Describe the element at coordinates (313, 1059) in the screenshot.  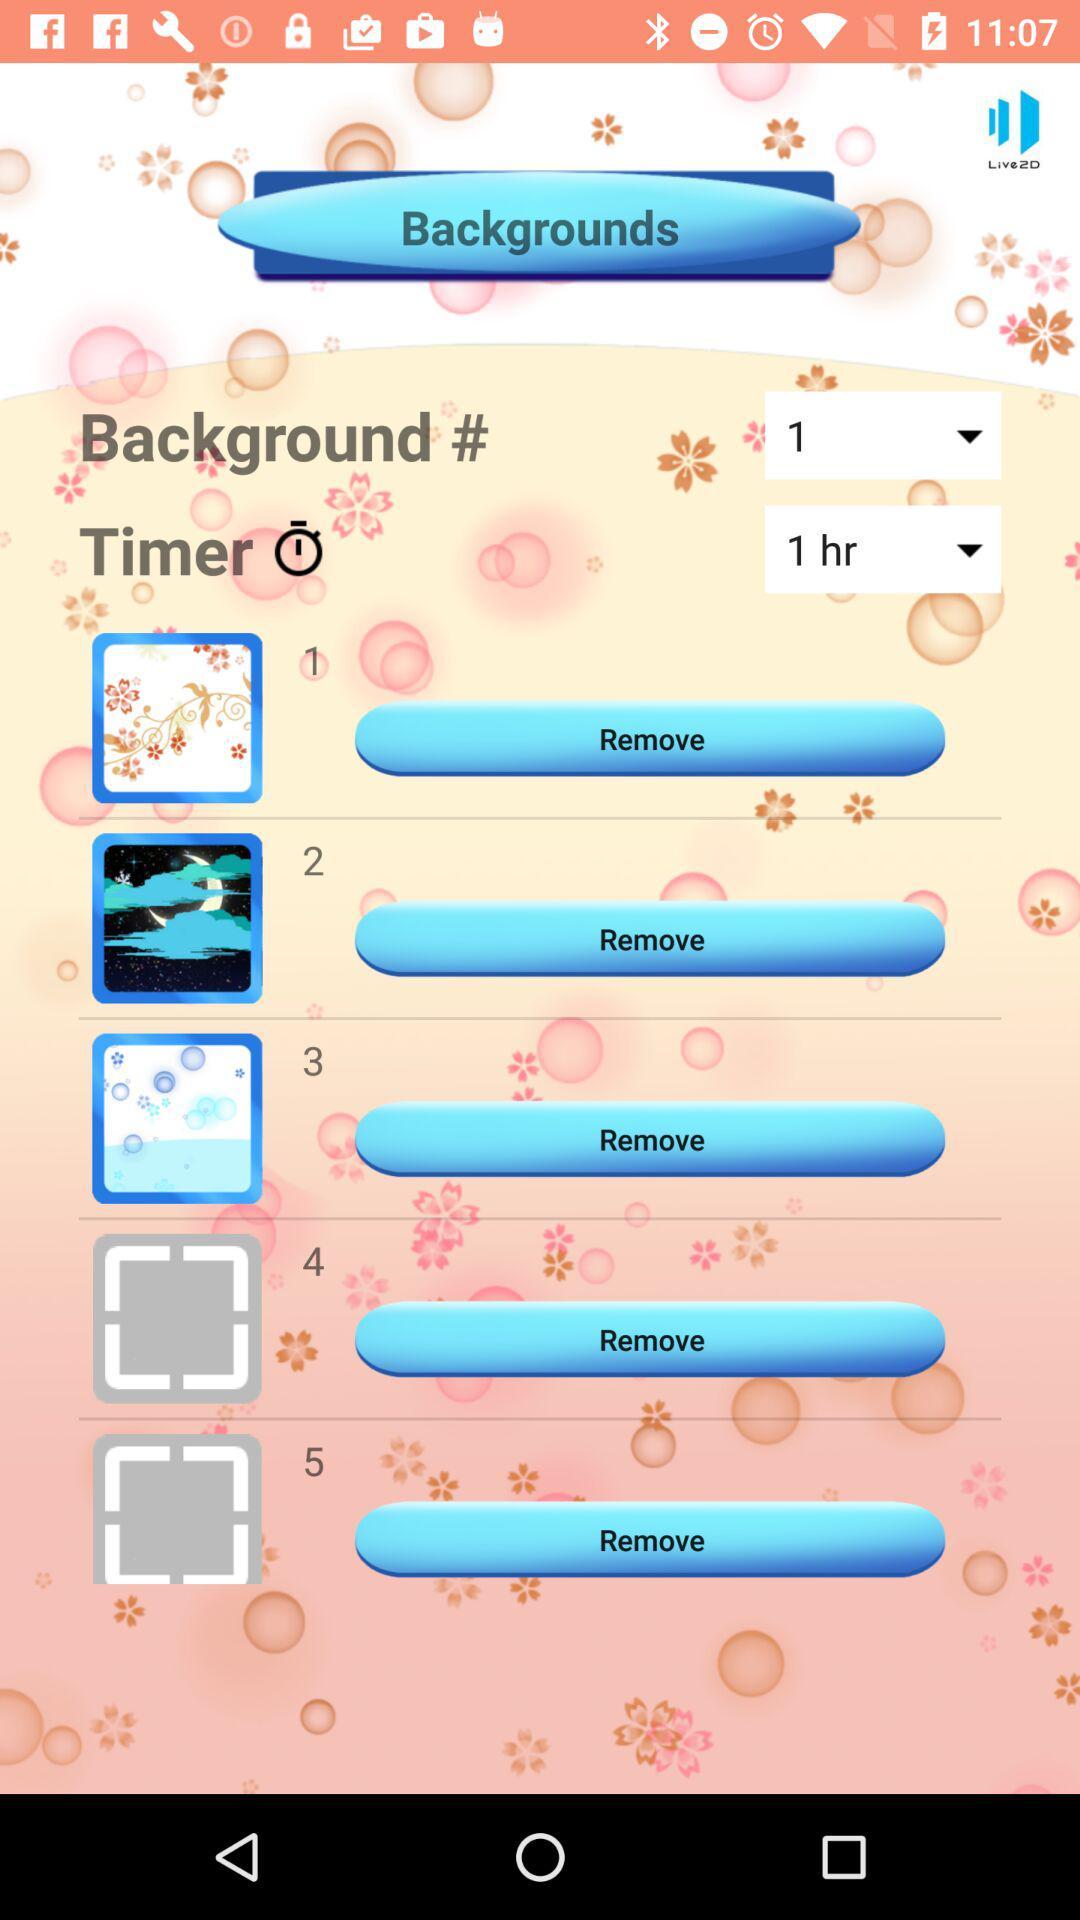
I see `the item above 4 item` at that location.